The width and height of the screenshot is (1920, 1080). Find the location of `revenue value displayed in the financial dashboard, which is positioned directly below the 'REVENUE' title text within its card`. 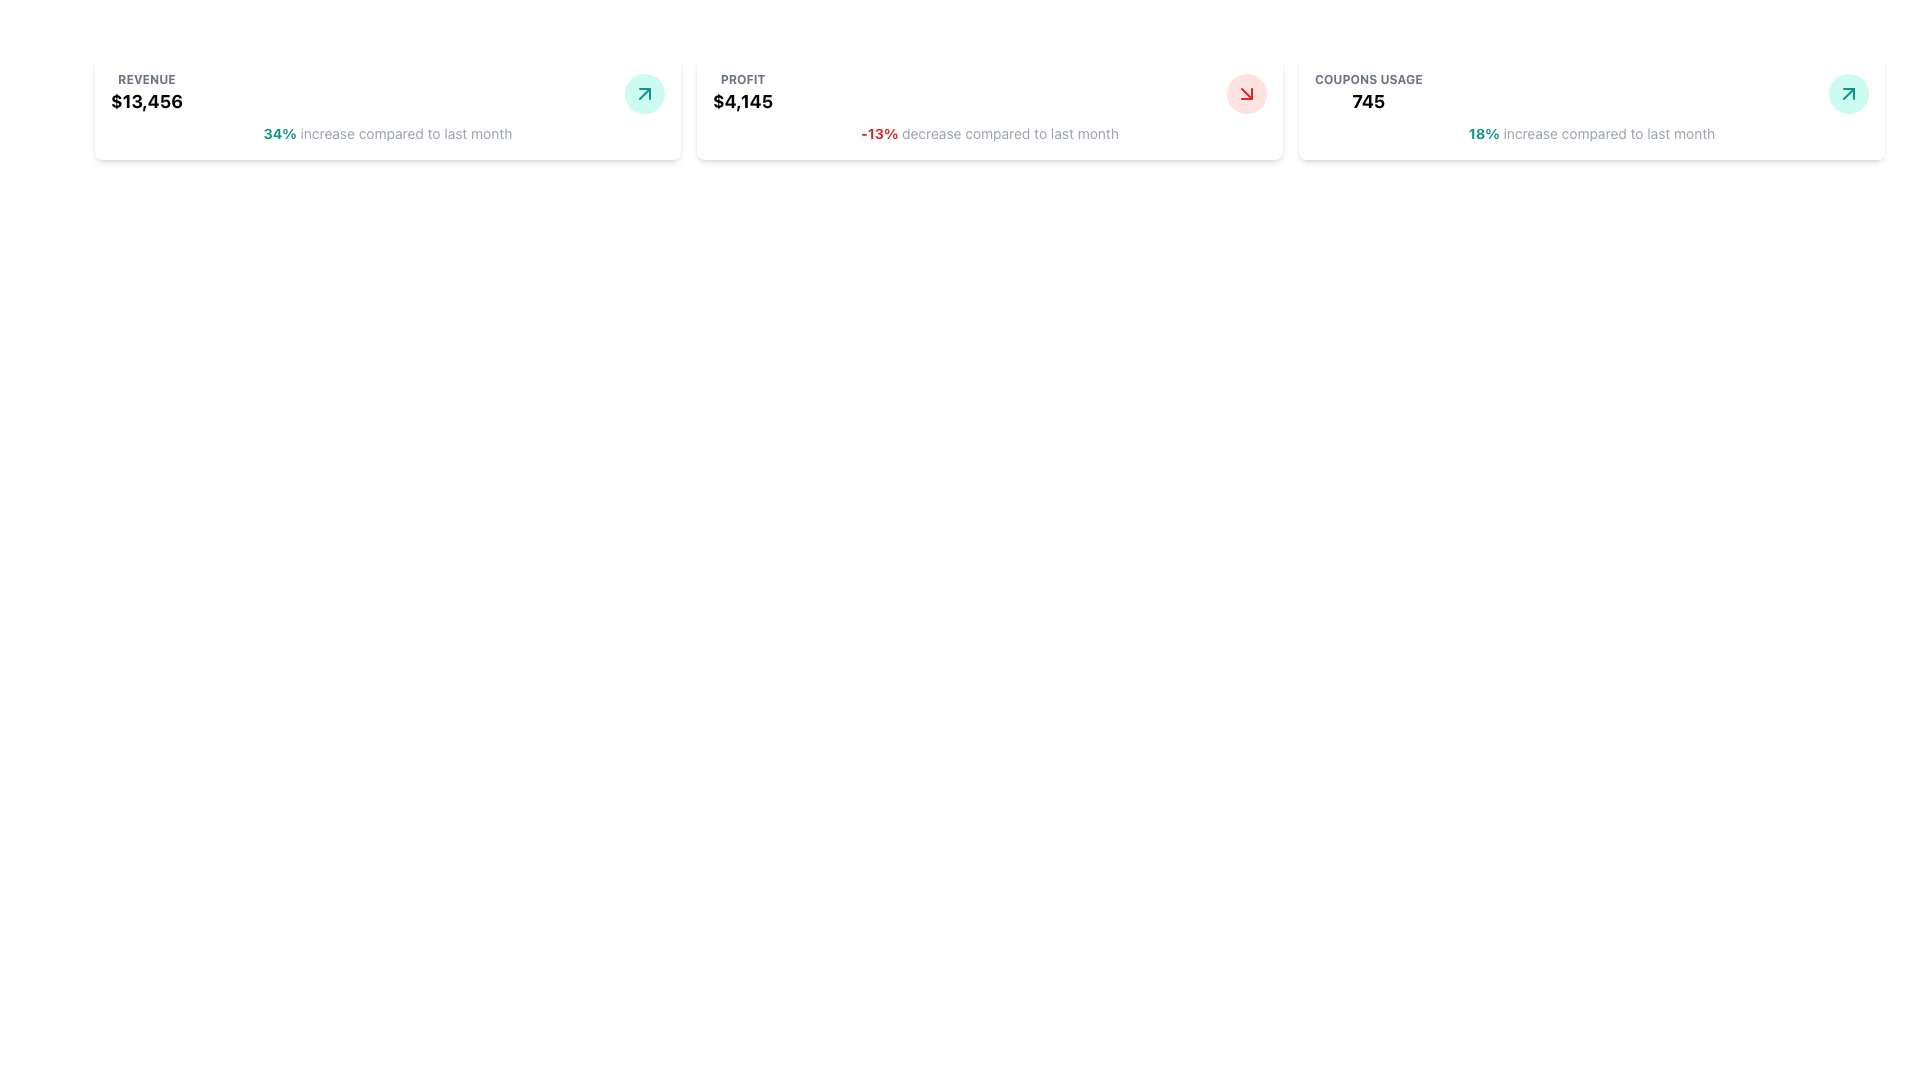

revenue value displayed in the financial dashboard, which is positioned directly below the 'REVENUE' title text within its card is located at coordinates (146, 101).